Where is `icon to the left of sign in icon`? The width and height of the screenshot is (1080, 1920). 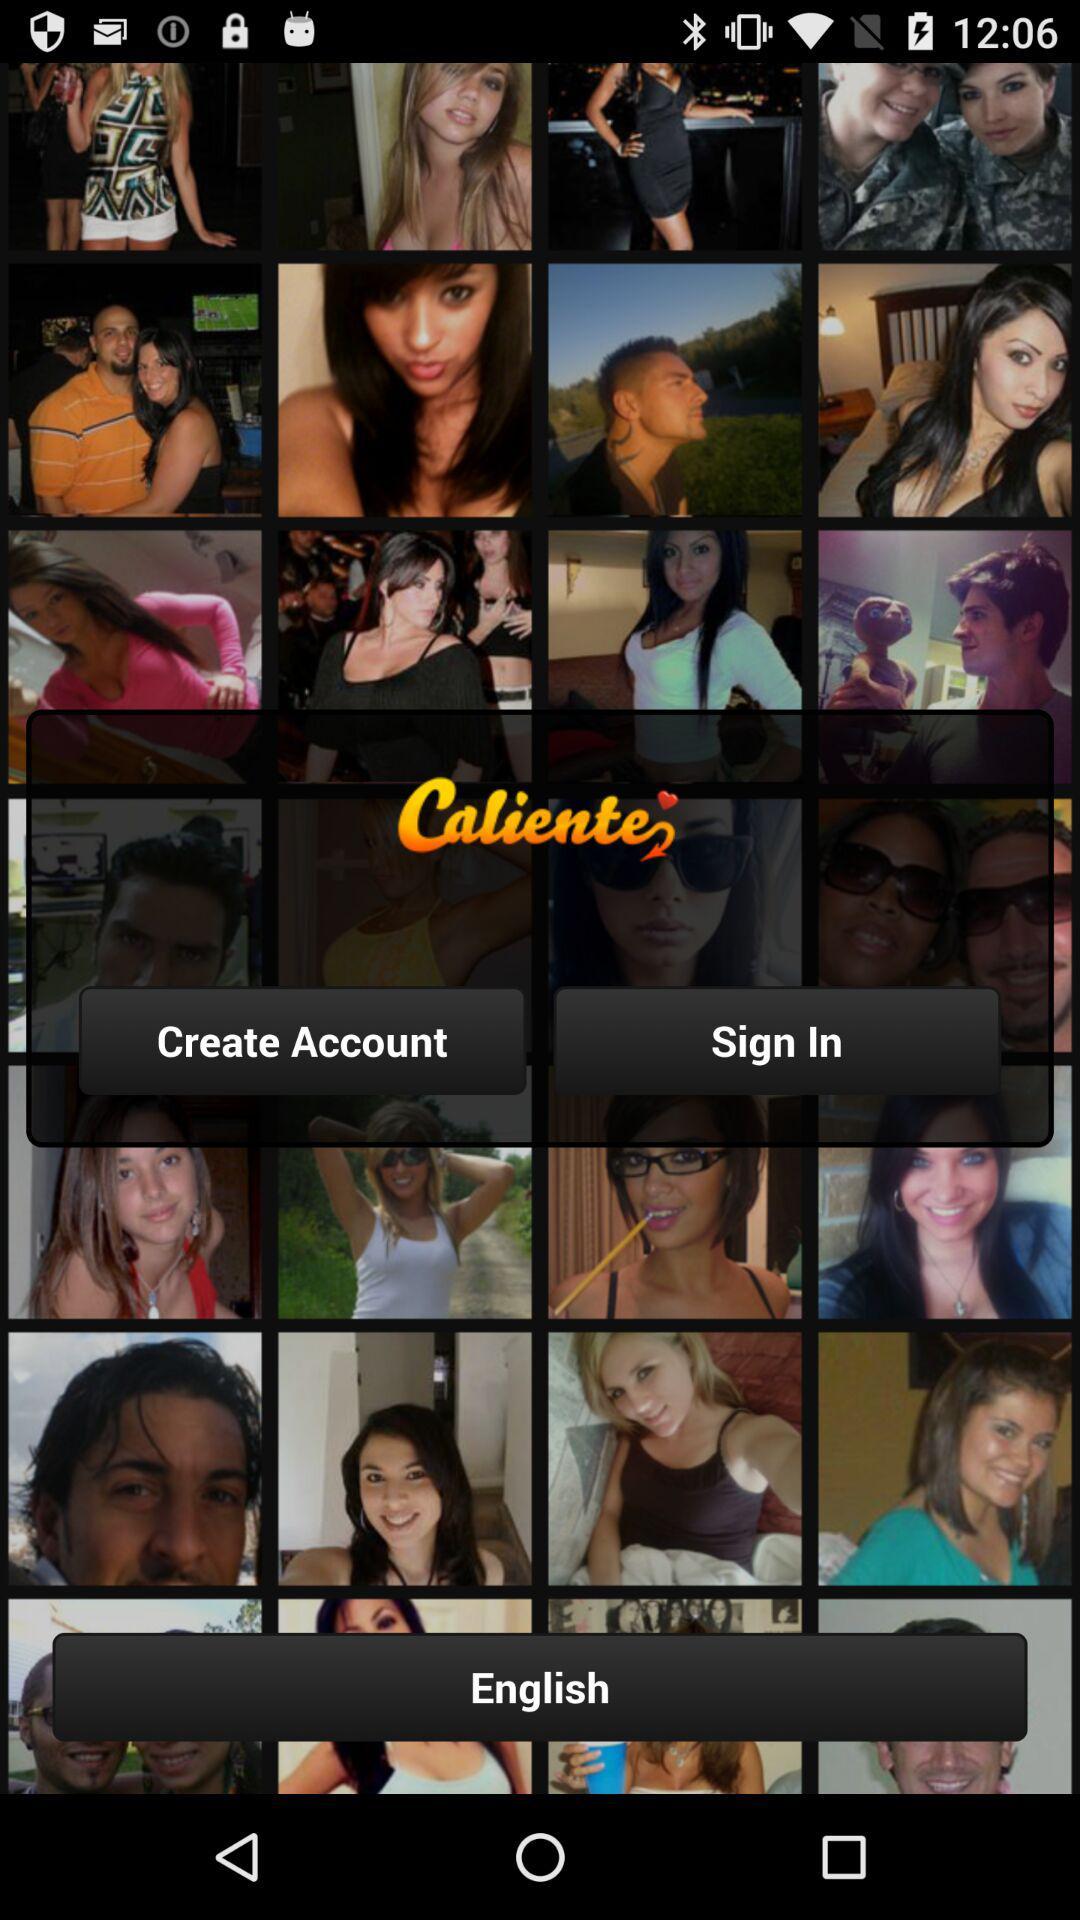
icon to the left of sign in icon is located at coordinates (302, 1040).